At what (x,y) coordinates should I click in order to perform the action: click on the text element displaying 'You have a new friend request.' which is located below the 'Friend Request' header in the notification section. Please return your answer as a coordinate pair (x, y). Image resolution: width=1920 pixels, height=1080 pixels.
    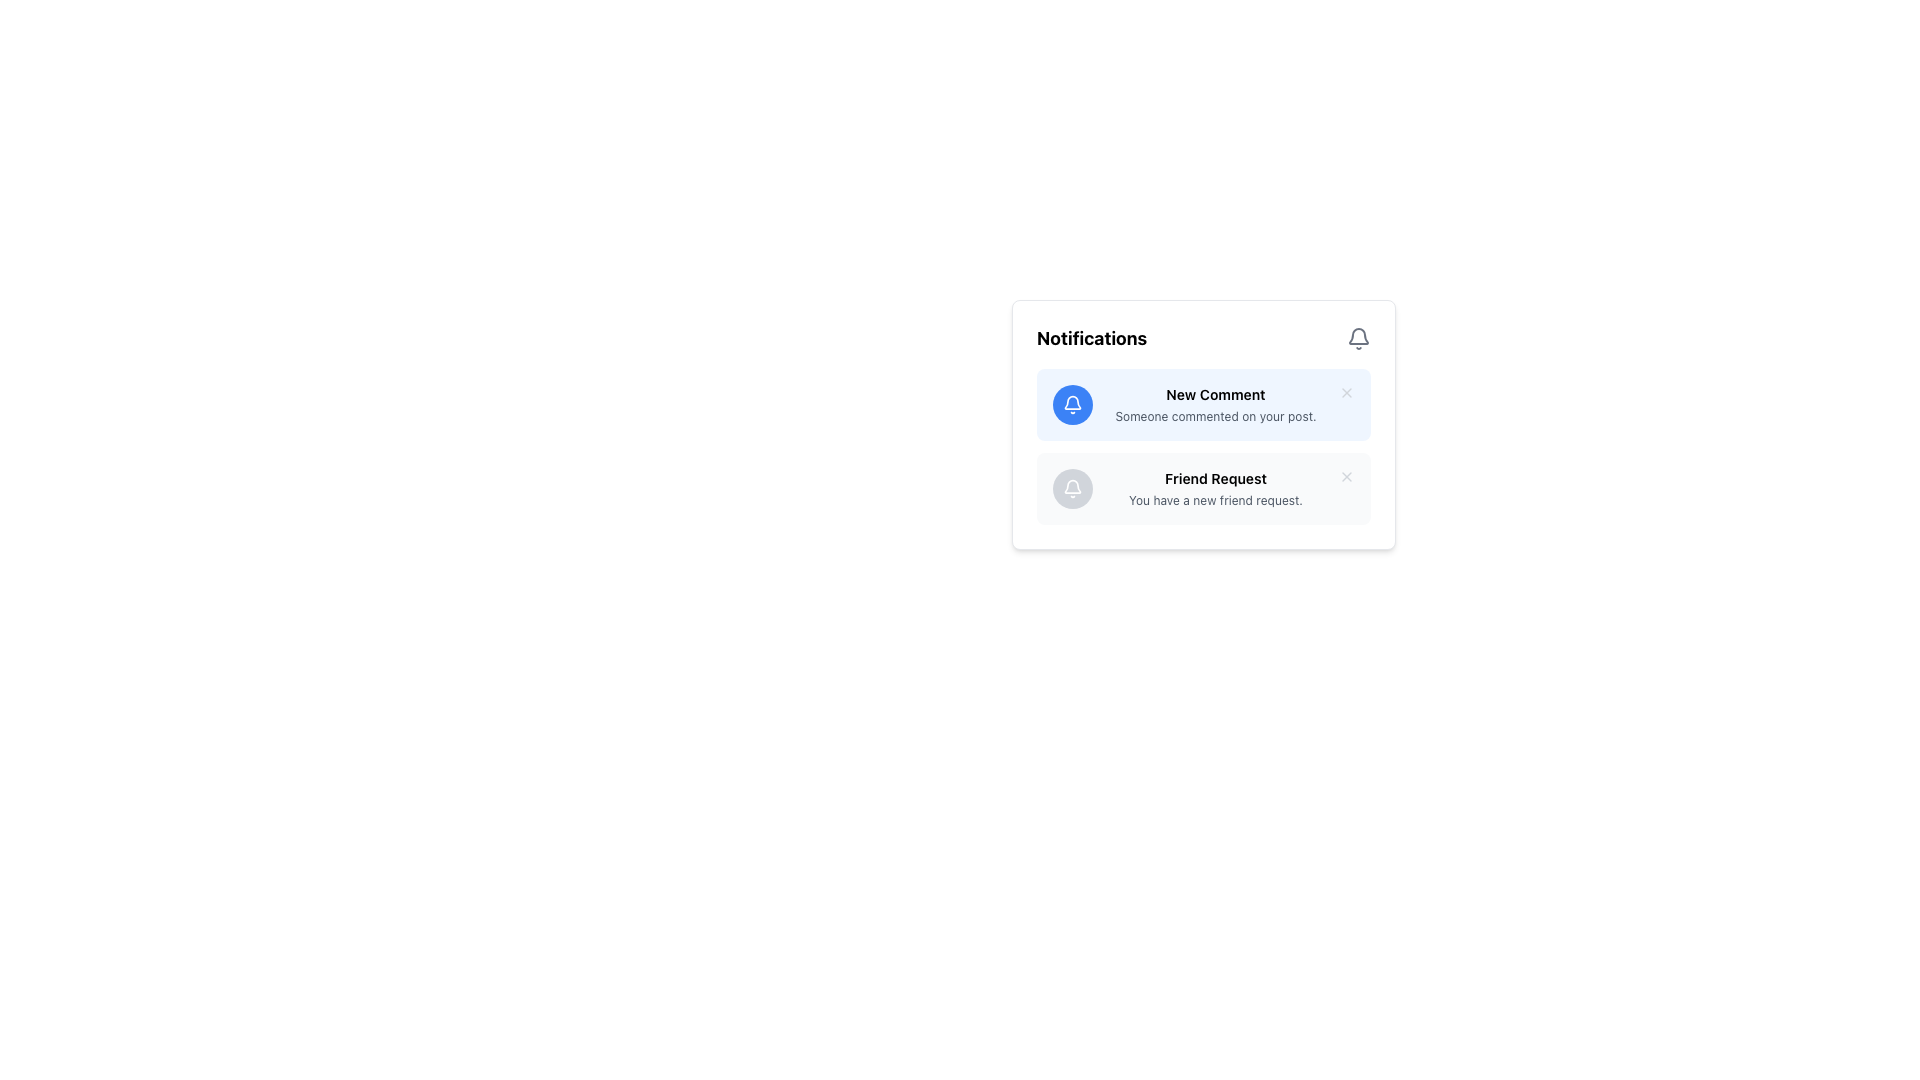
    Looking at the image, I should click on (1214, 500).